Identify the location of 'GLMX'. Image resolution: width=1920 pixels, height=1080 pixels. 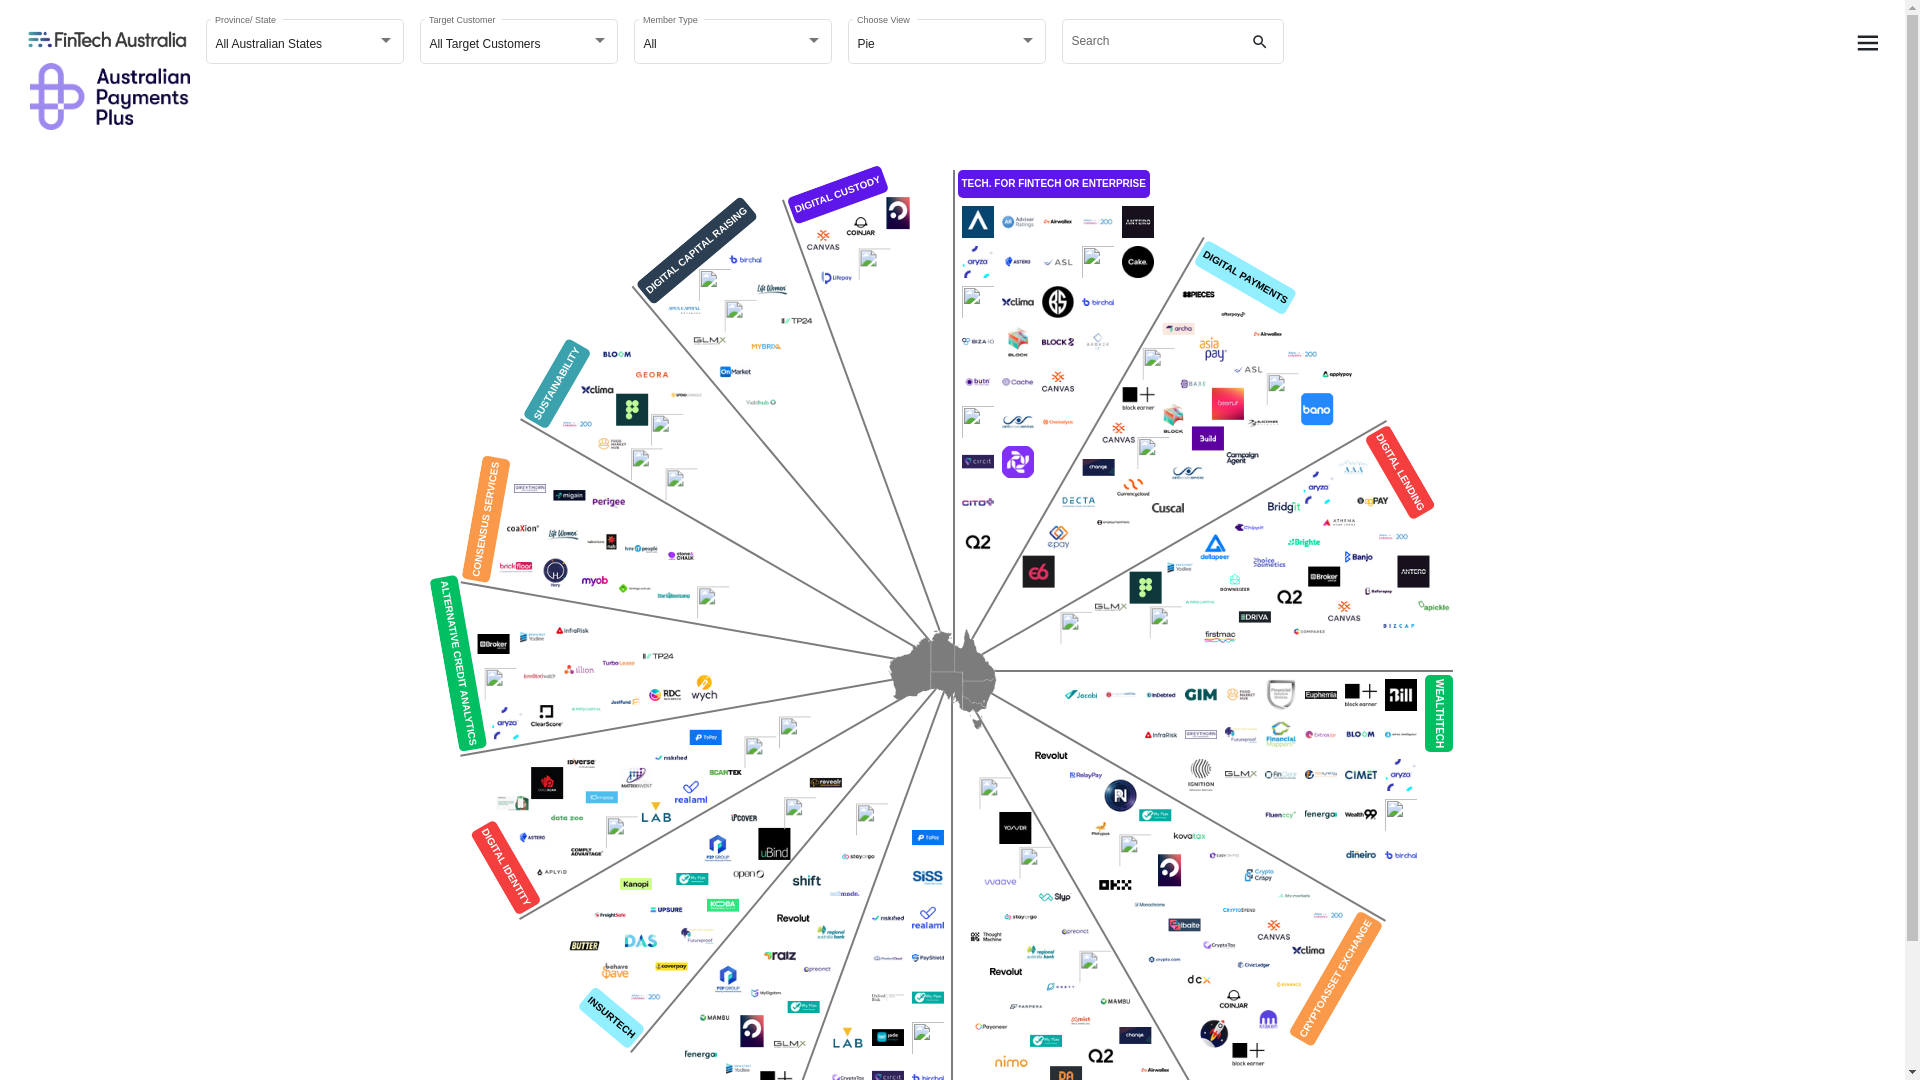
(709, 339).